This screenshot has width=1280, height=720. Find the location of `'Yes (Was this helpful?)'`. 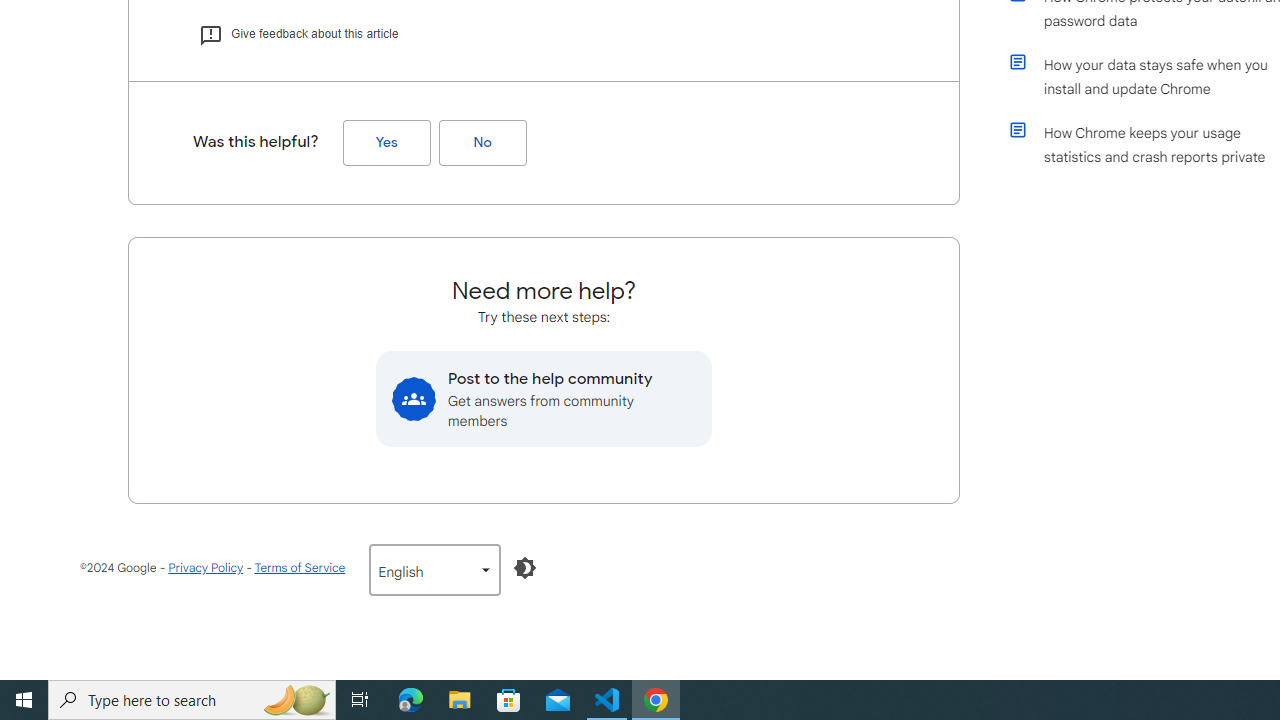

'Yes (Was this helpful?)' is located at coordinates (386, 142).